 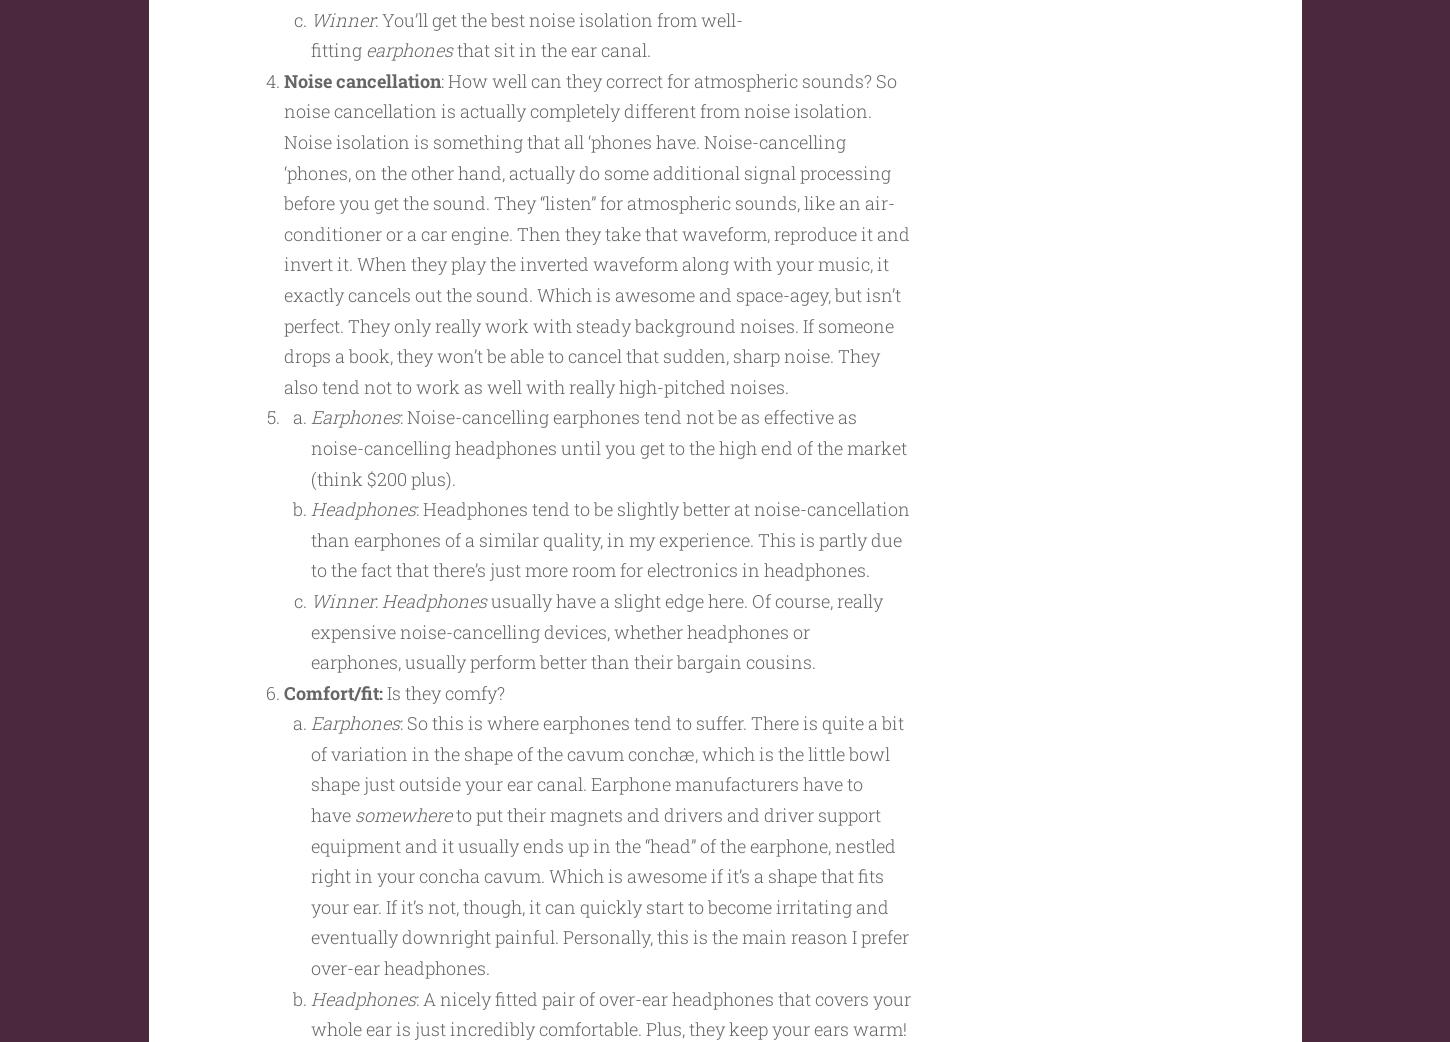 I want to click on ': Noise-cancelling earphones tend not be as effective as noise-cancelling headphones until you get to the high end of the market (think $200 plus).', so click(x=606, y=486).